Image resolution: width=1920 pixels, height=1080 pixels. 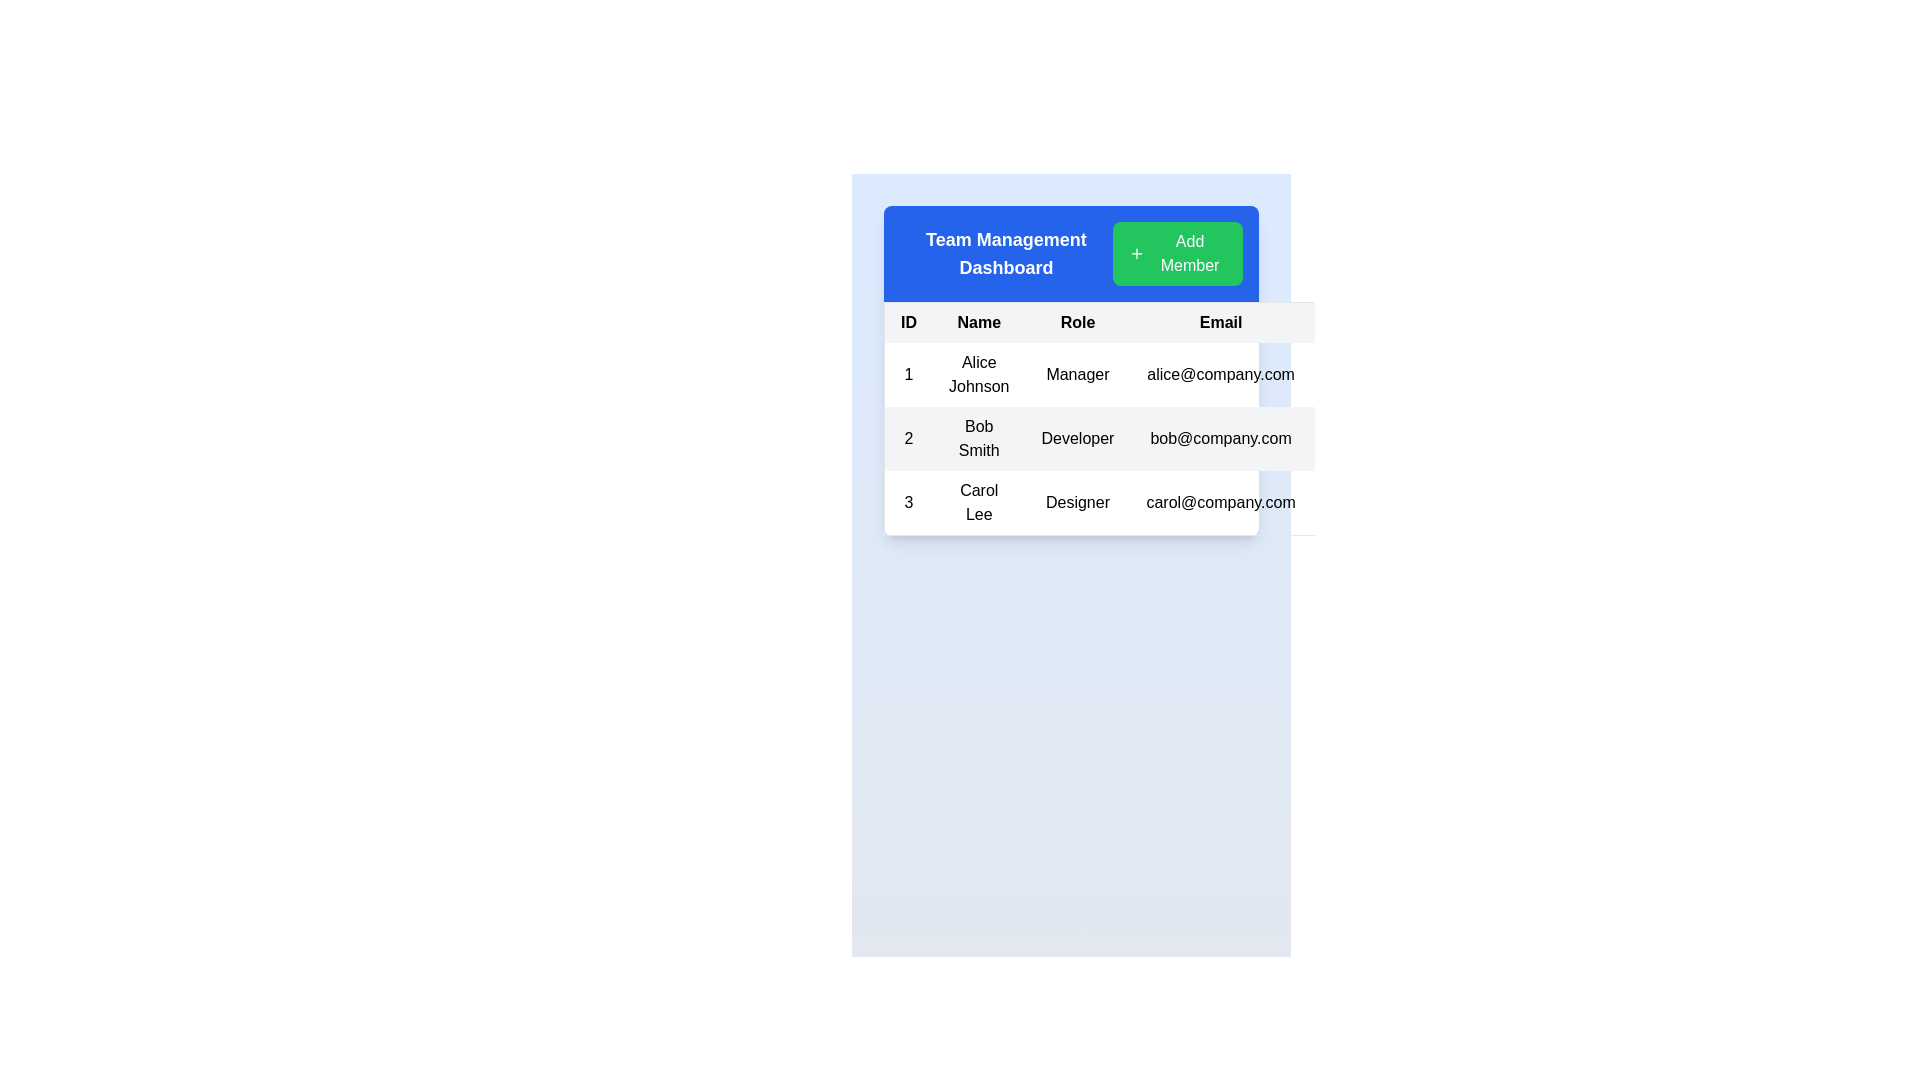 I want to click on the third table row displaying detailed information about an individual, including their ID, name, role, email address, and status, so click(x=1192, y=502).